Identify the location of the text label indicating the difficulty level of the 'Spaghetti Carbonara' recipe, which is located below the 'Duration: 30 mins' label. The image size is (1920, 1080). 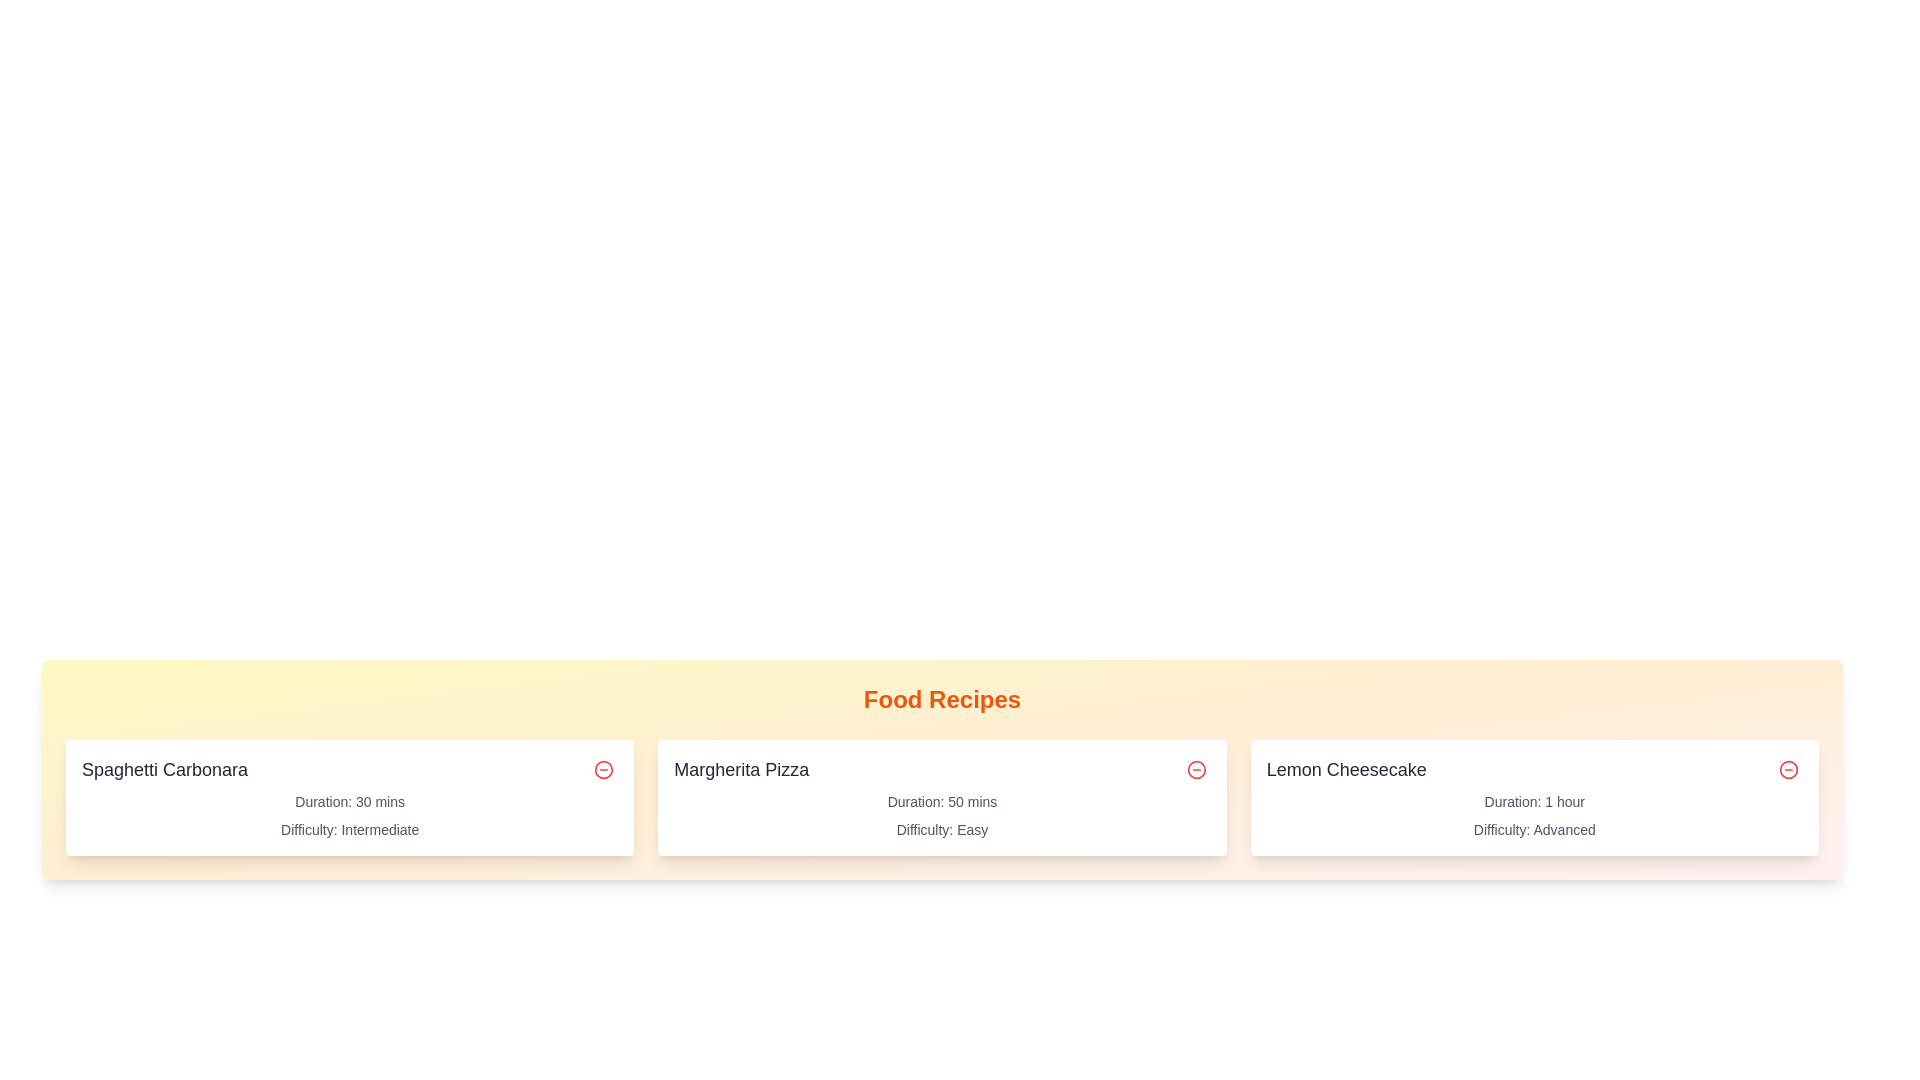
(350, 829).